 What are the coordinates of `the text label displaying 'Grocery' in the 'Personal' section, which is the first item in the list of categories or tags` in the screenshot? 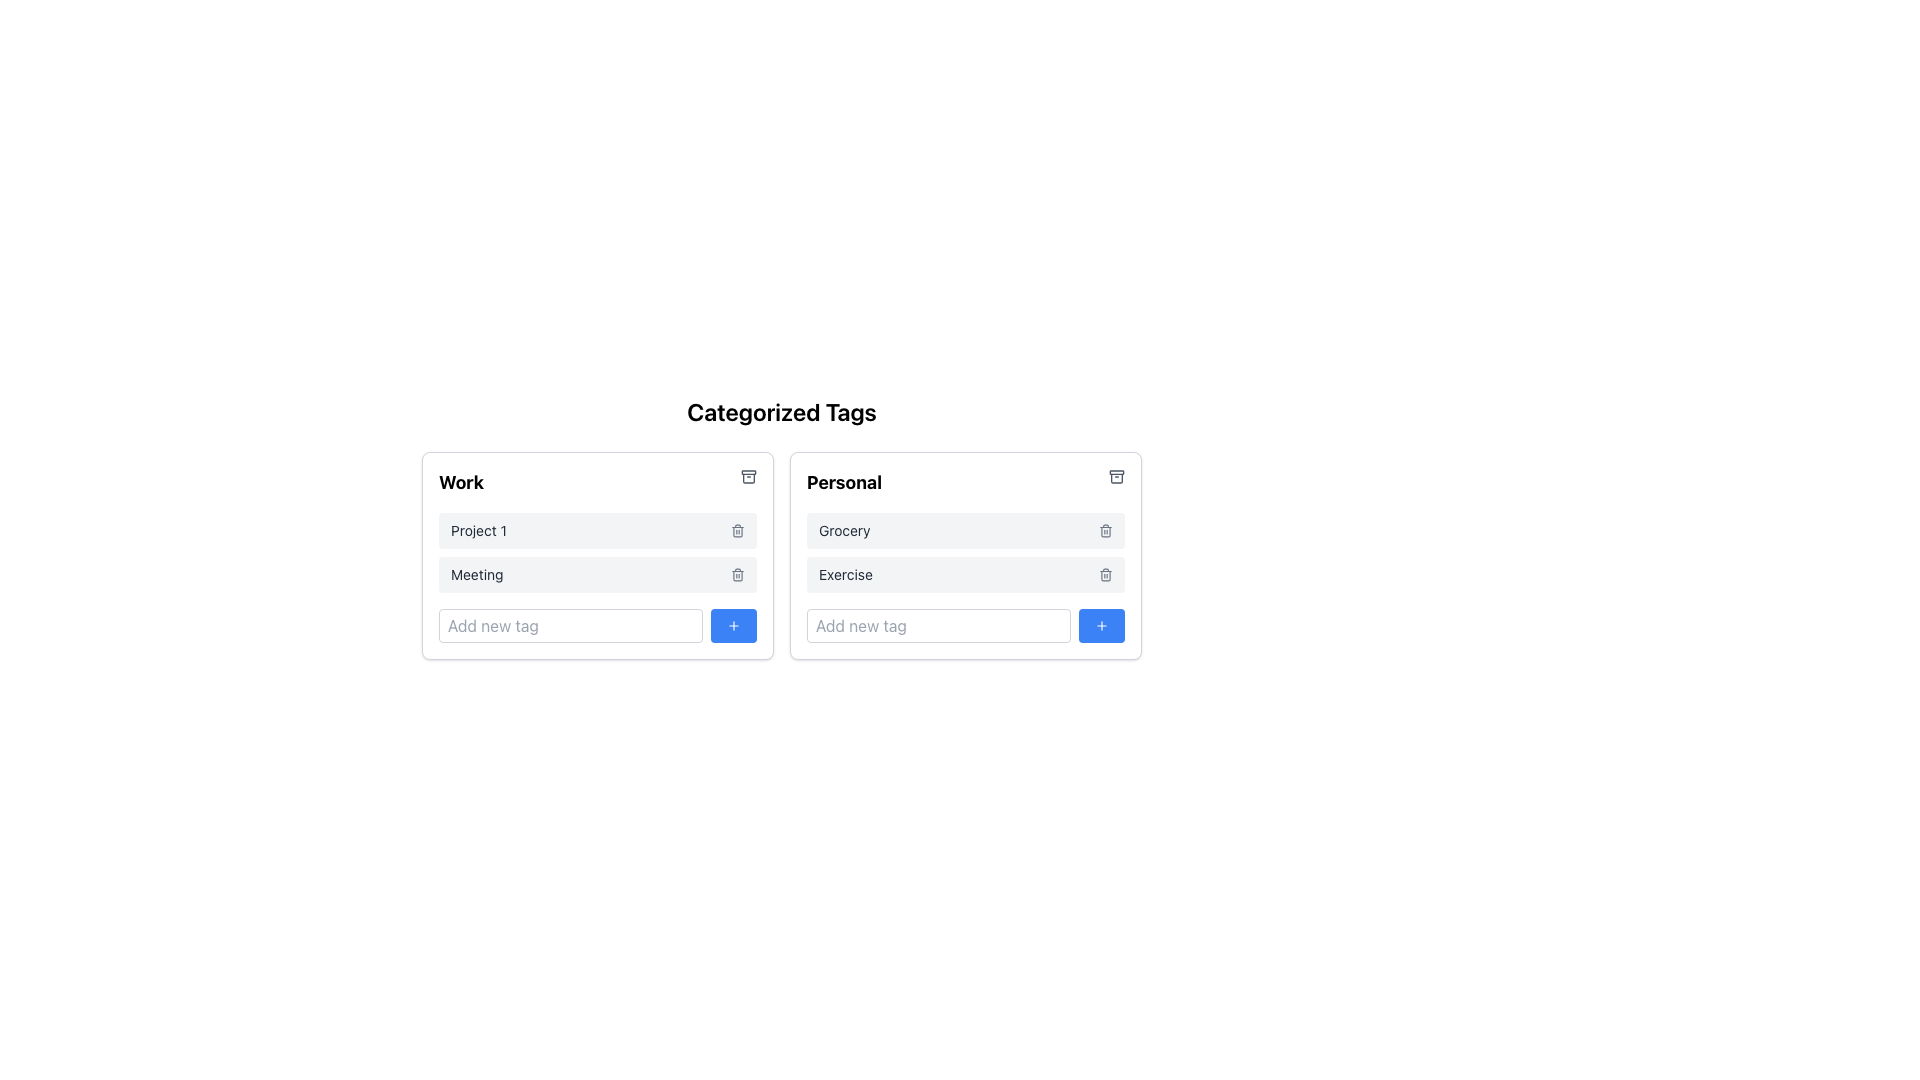 It's located at (844, 530).